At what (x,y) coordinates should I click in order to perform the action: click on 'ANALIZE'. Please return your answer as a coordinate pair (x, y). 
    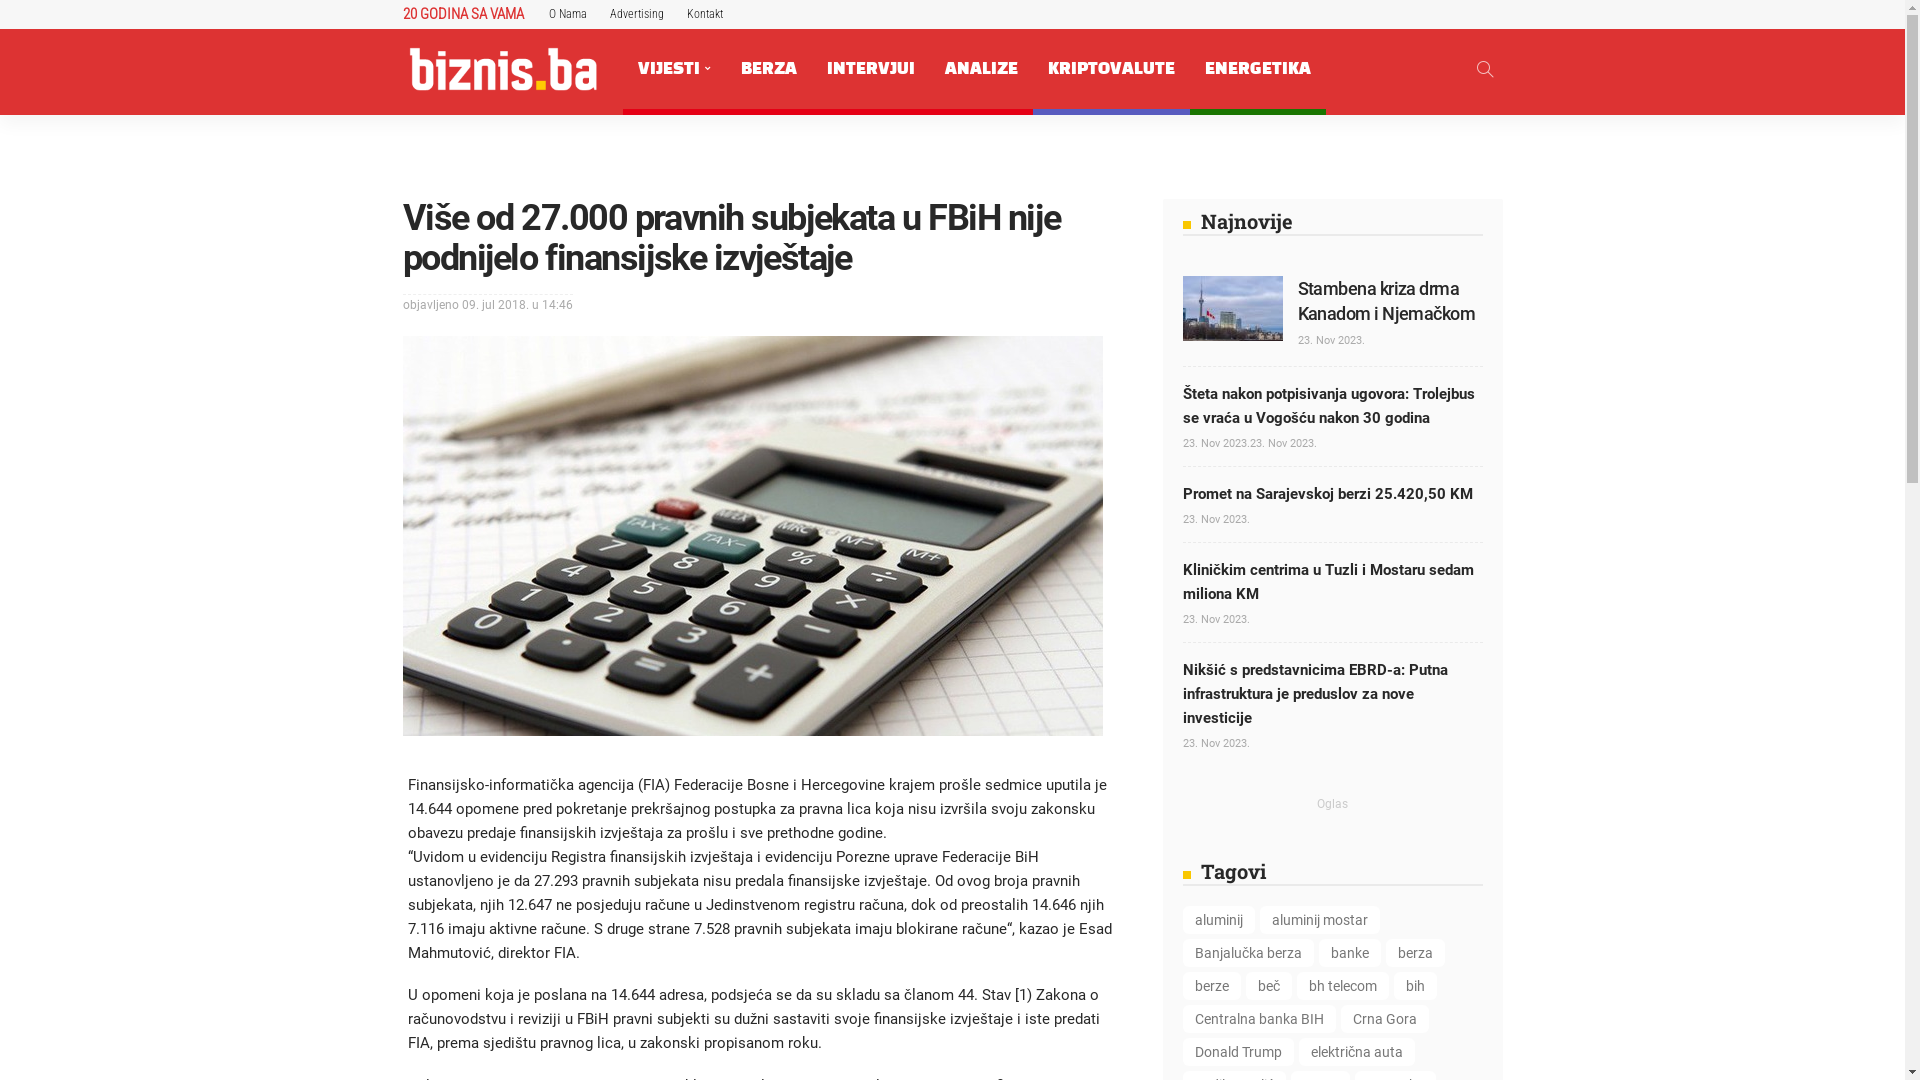
    Looking at the image, I should click on (981, 68).